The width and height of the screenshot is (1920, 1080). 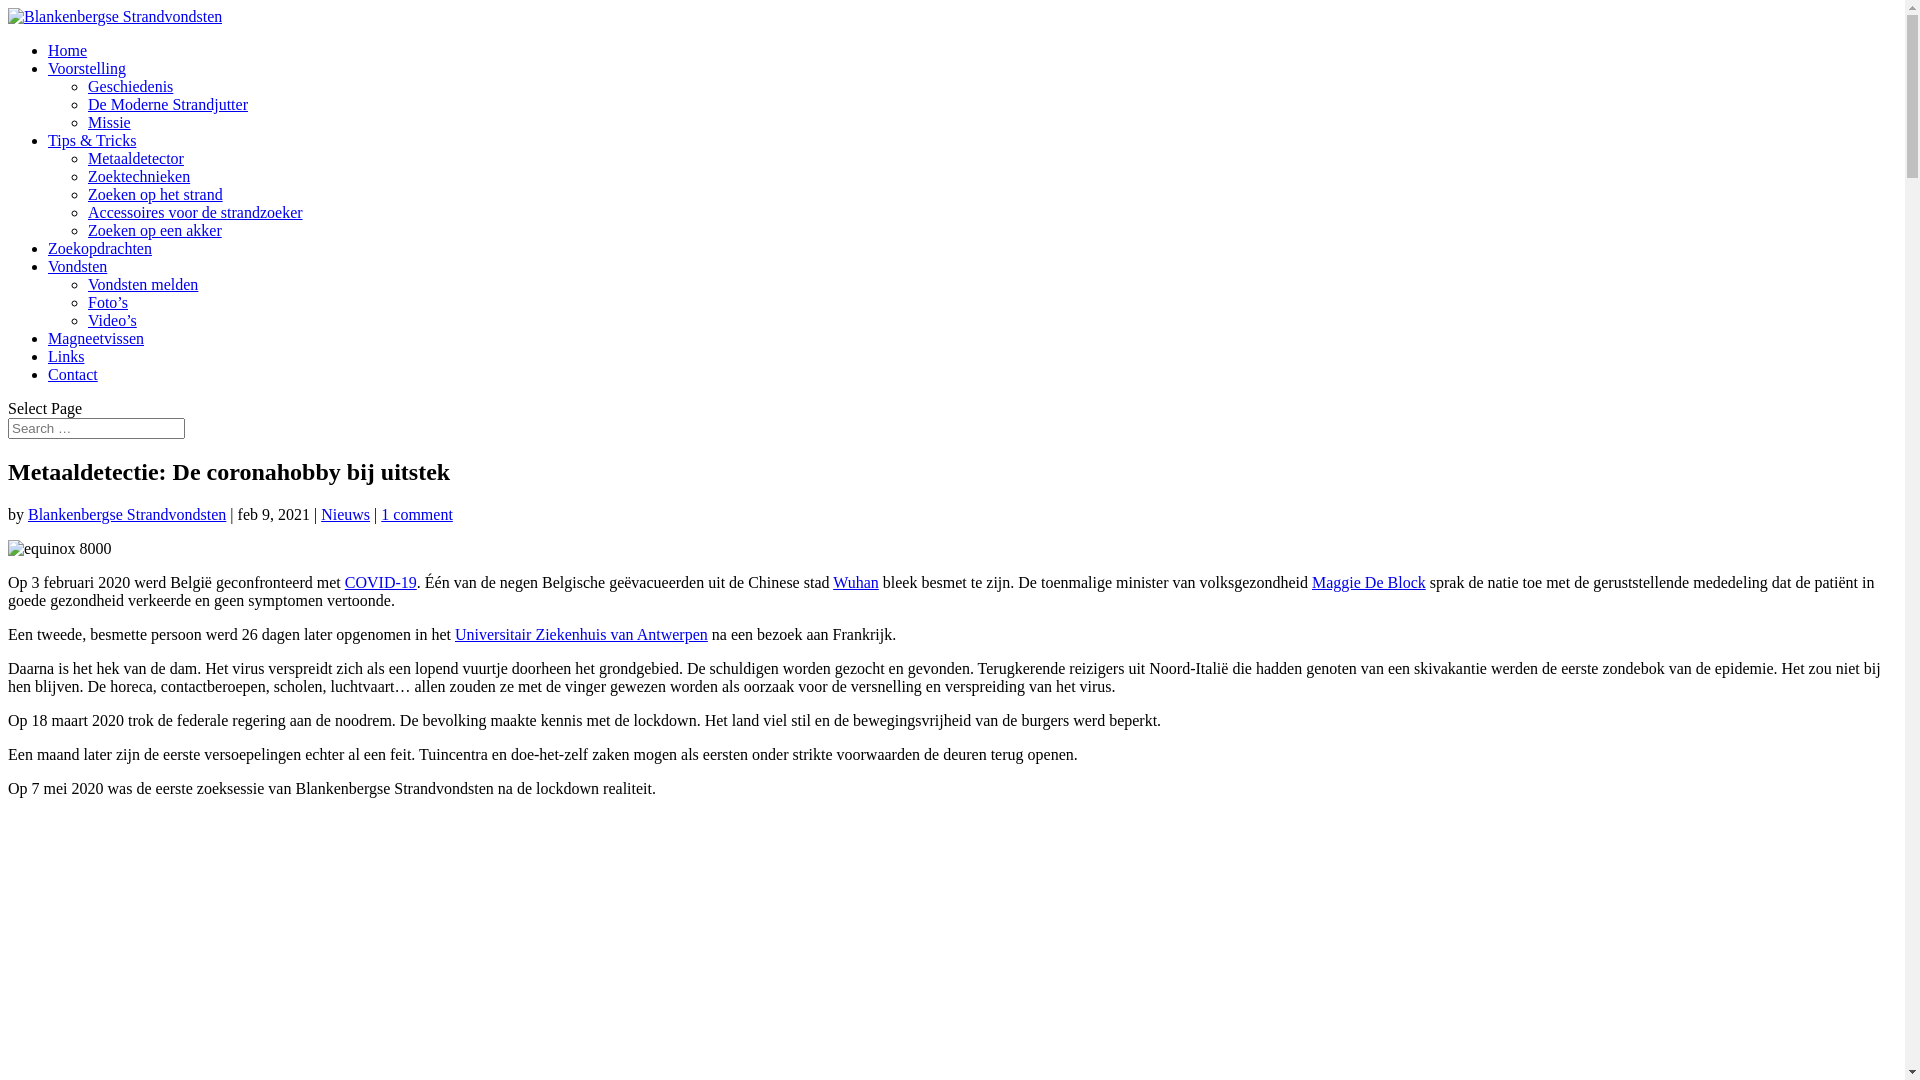 I want to click on 'Vondsten', so click(x=77, y=265).